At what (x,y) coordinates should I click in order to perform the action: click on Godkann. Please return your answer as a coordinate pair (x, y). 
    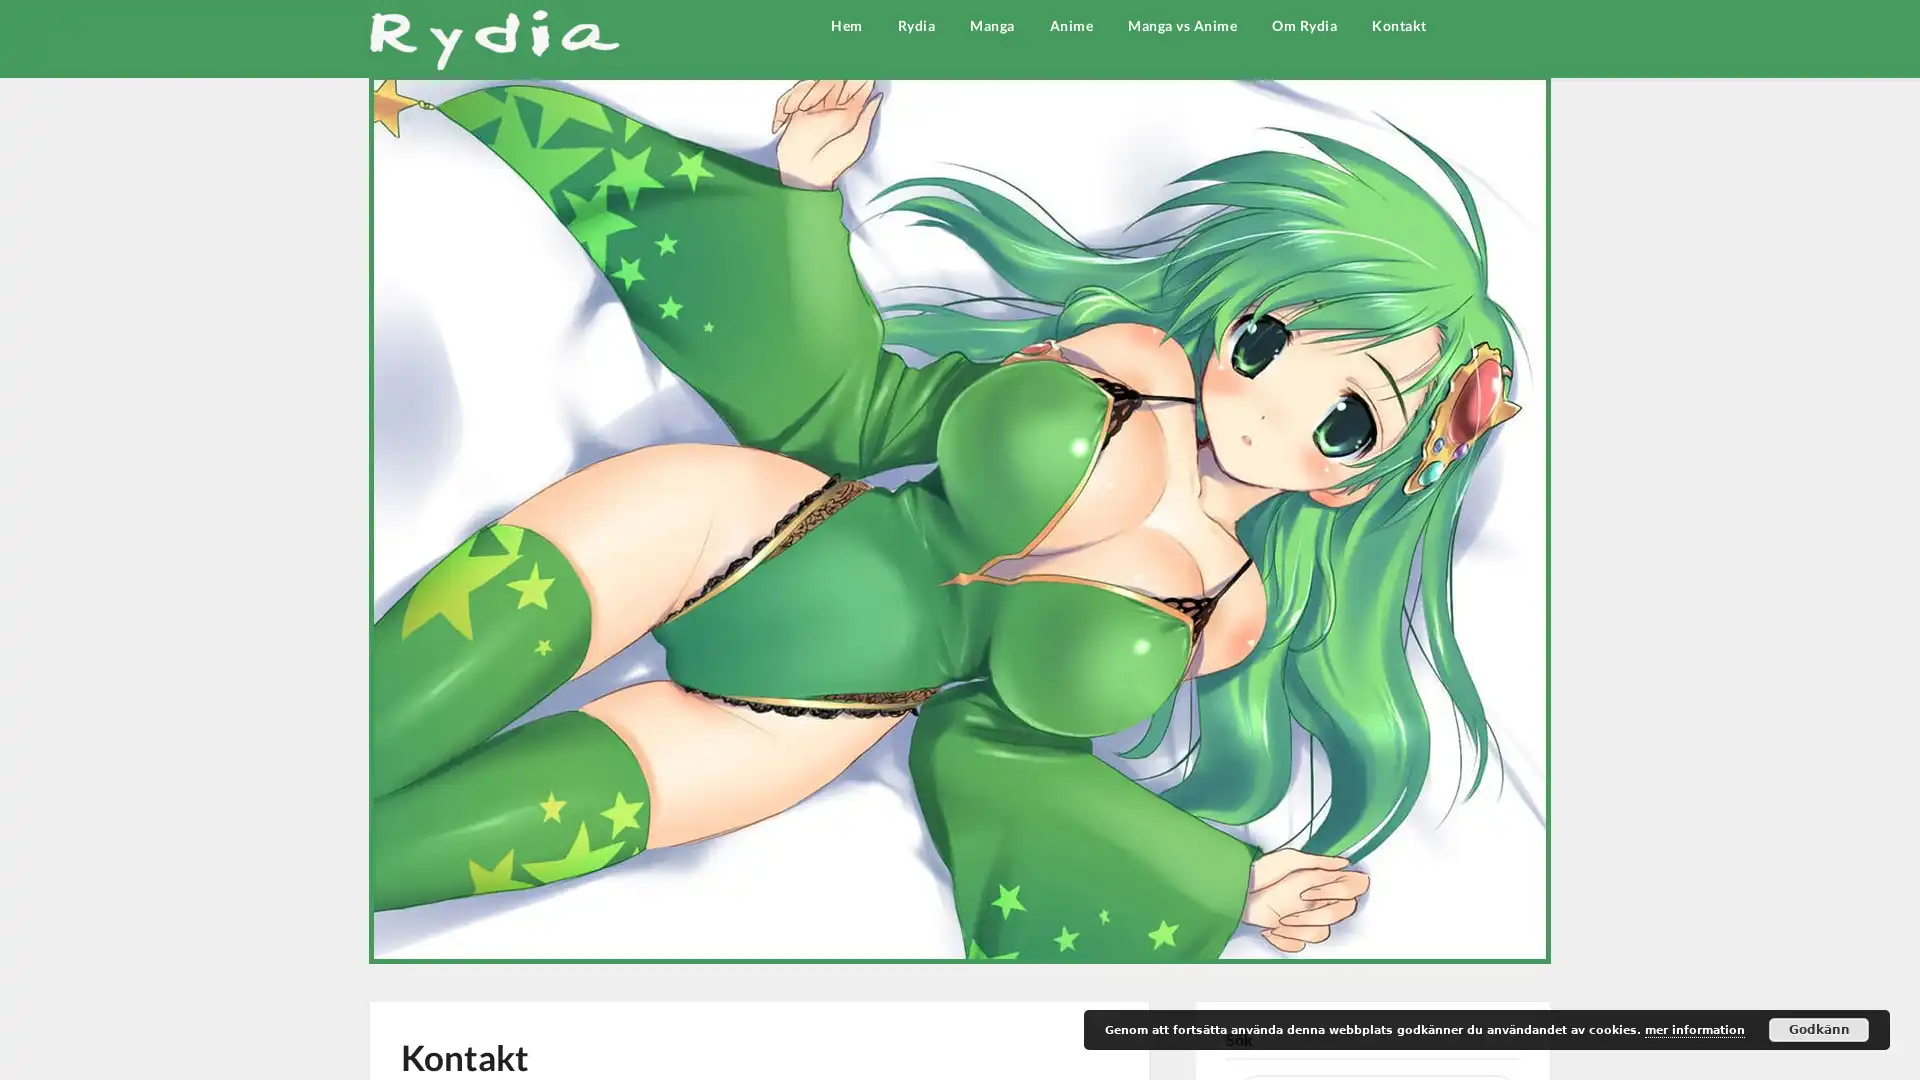
    Looking at the image, I should click on (1819, 1029).